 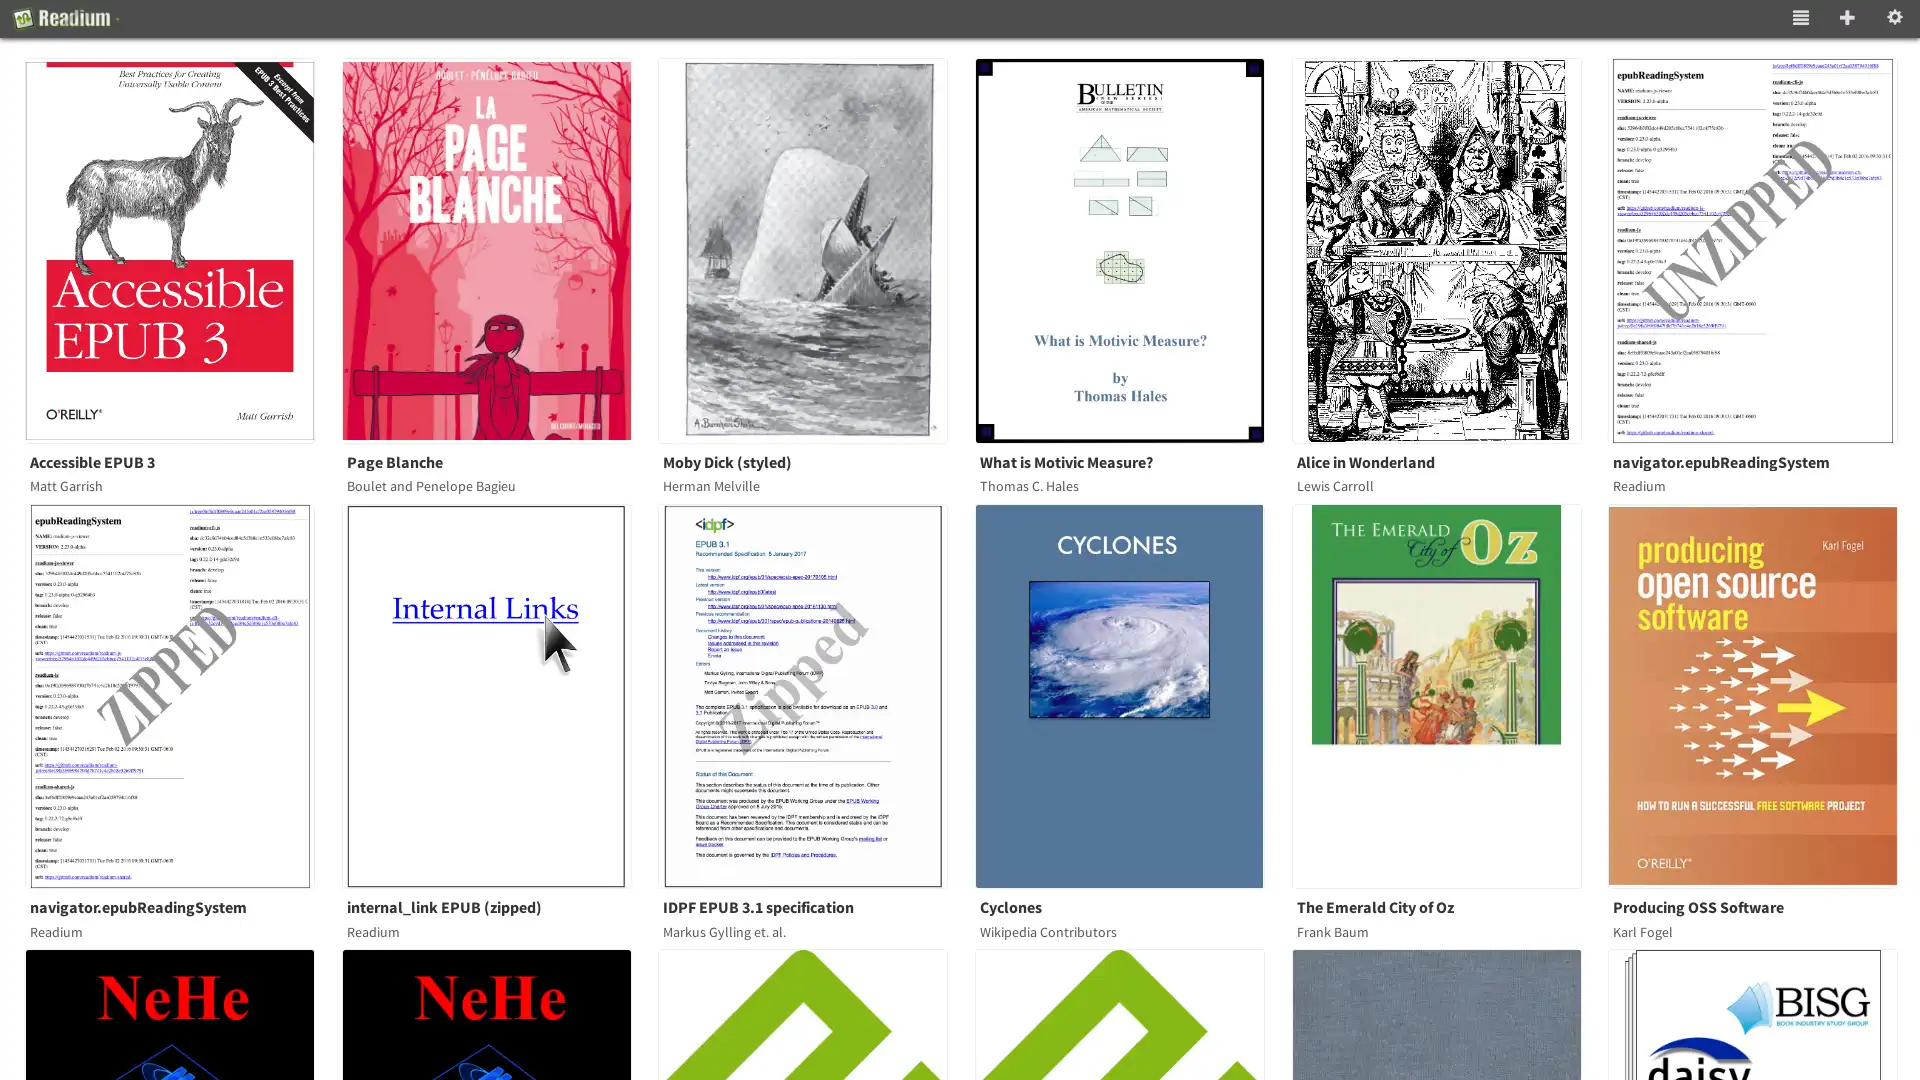 I want to click on (8) internal_link EPUB (zipped), so click(x=498, y=694).